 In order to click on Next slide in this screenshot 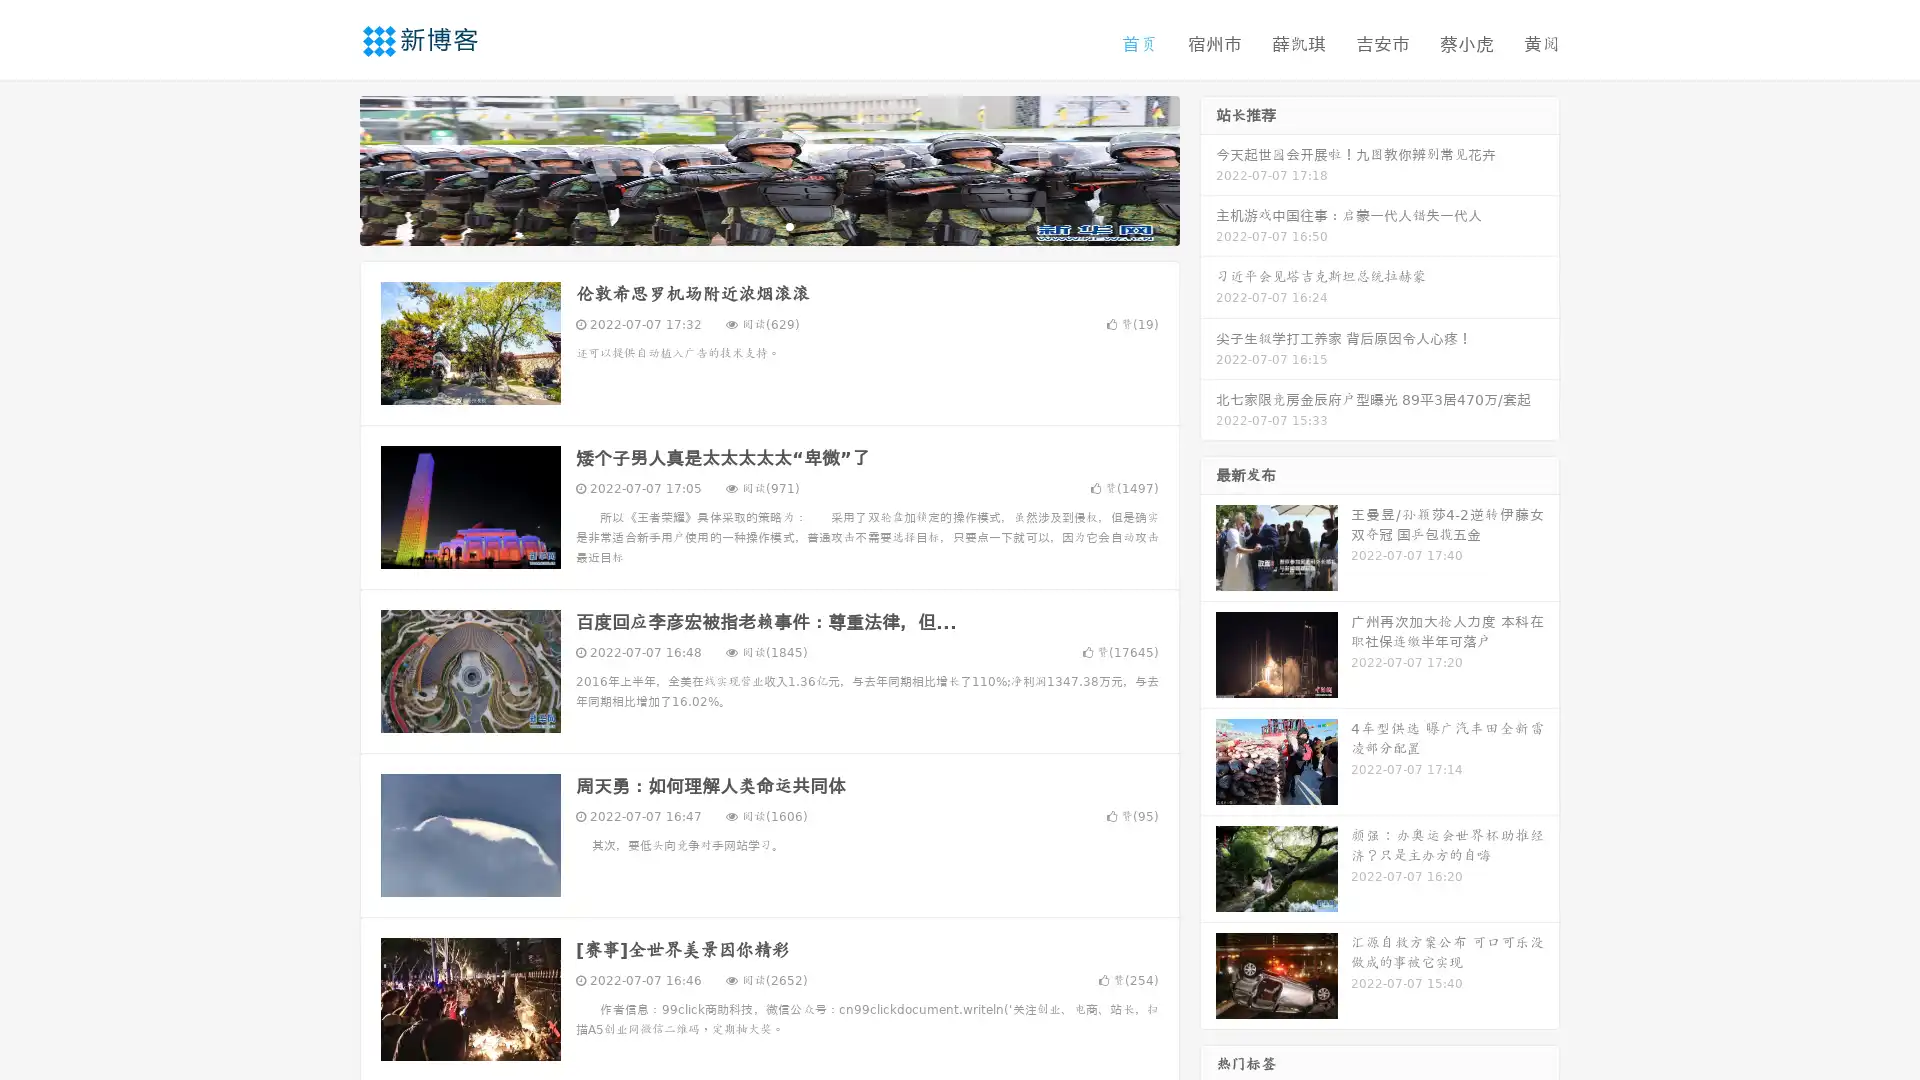, I will do `click(1208, 168)`.